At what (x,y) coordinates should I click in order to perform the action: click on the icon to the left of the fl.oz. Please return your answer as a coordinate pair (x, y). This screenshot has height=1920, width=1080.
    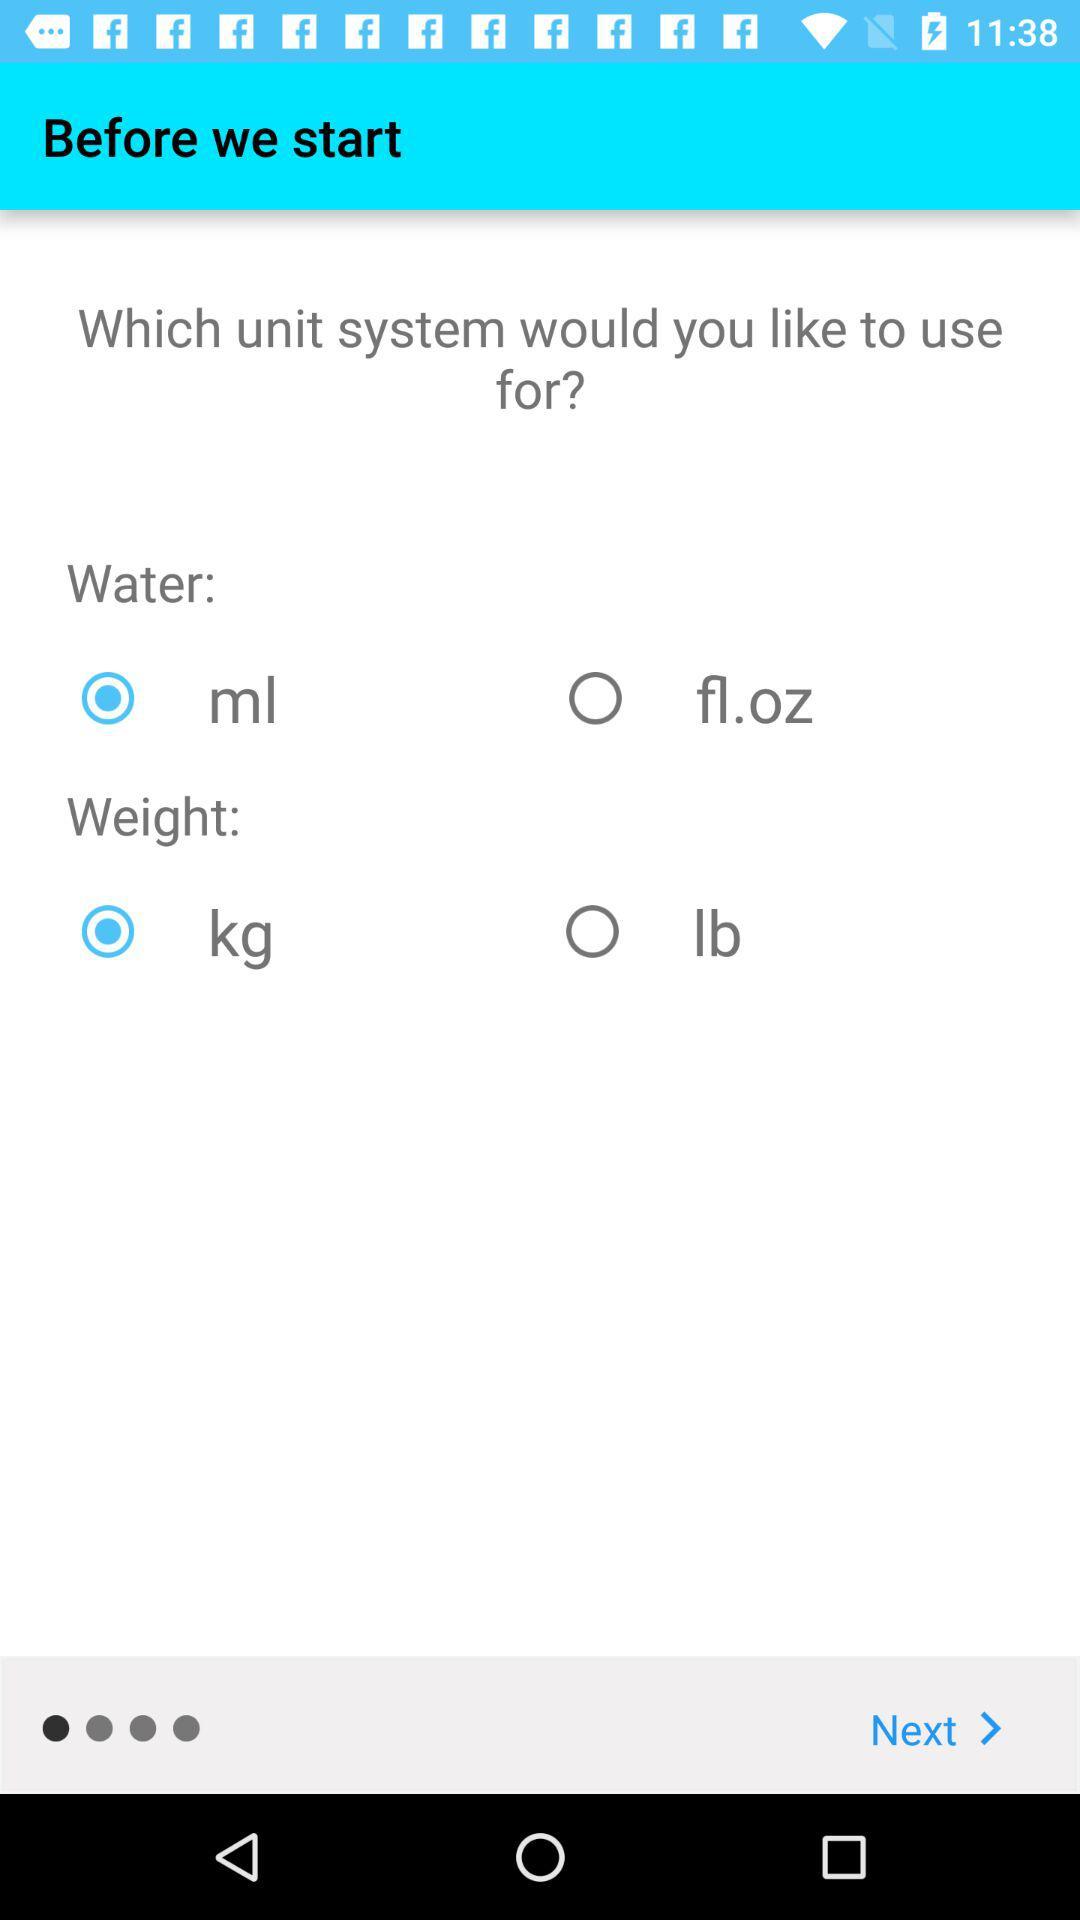
    Looking at the image, I should click on (309, 698).